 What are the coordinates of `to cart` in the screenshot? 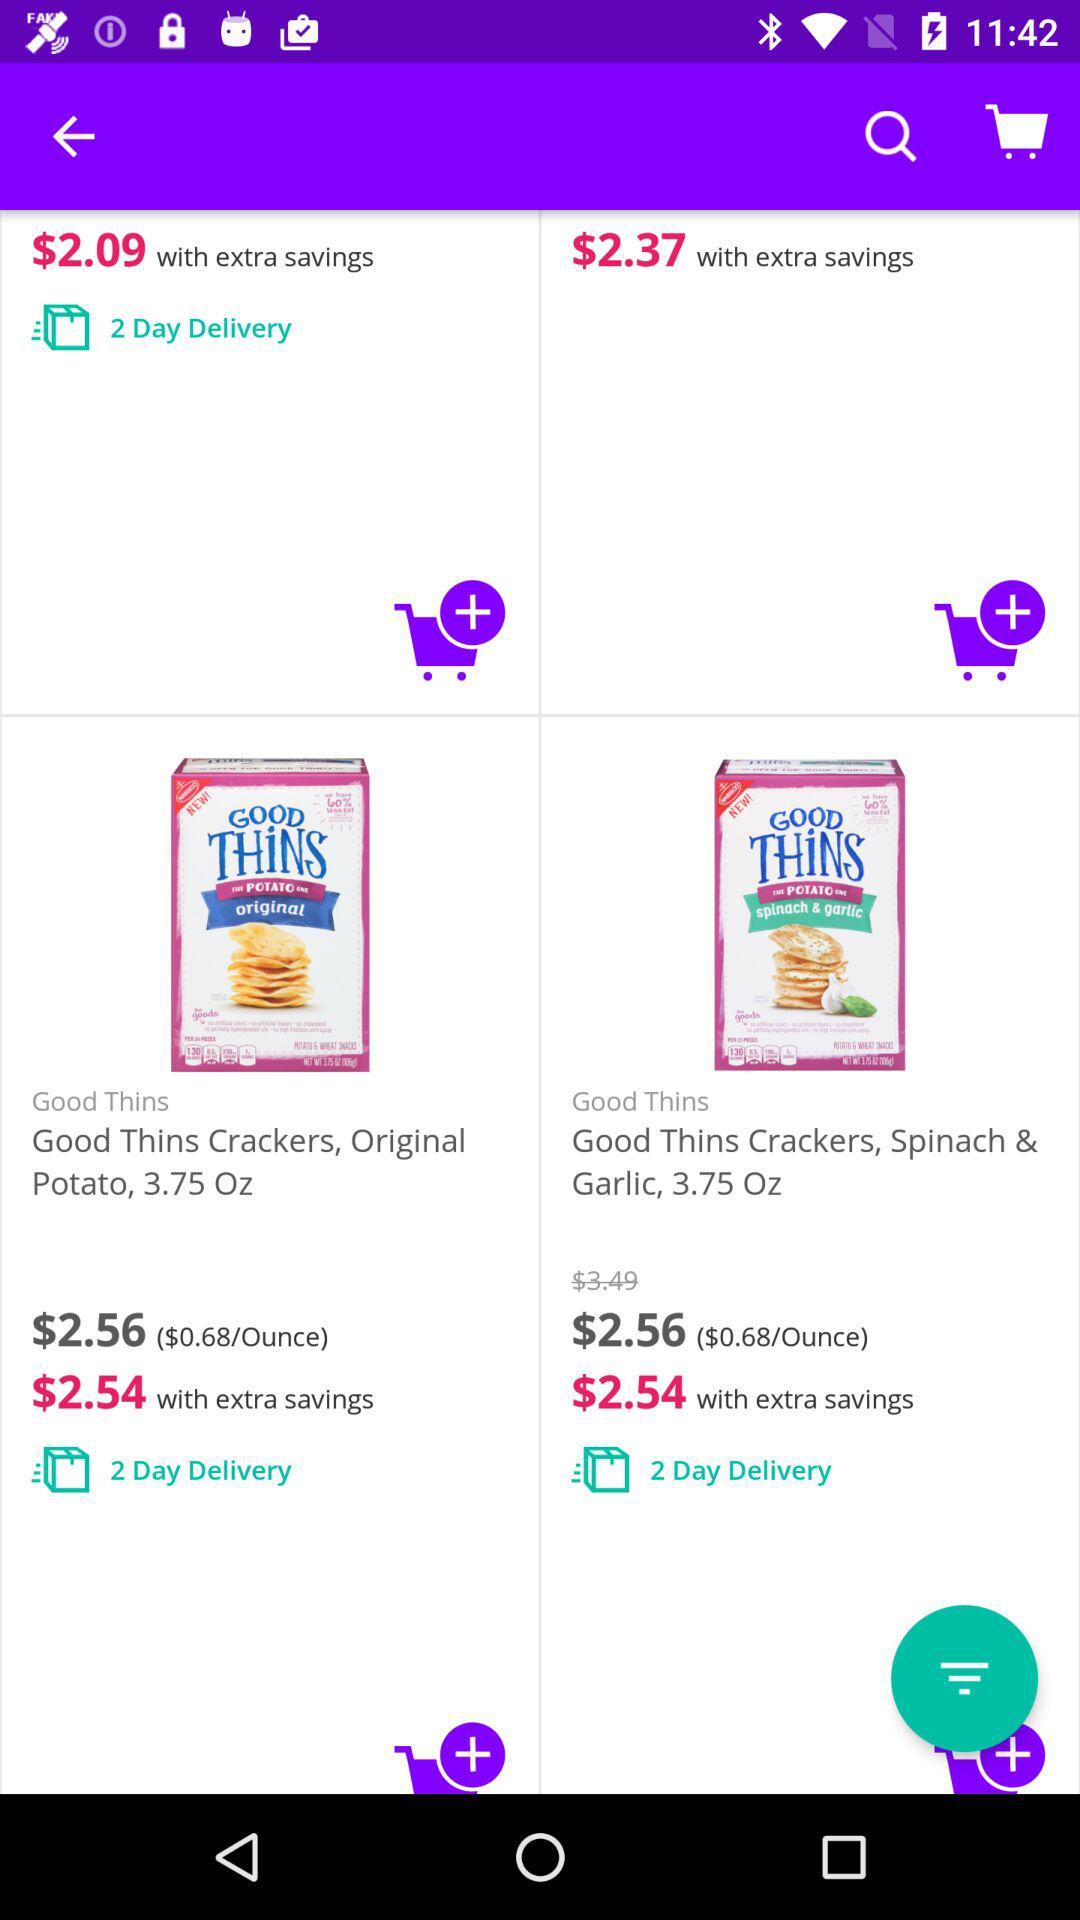 It's located at (451, 1753).